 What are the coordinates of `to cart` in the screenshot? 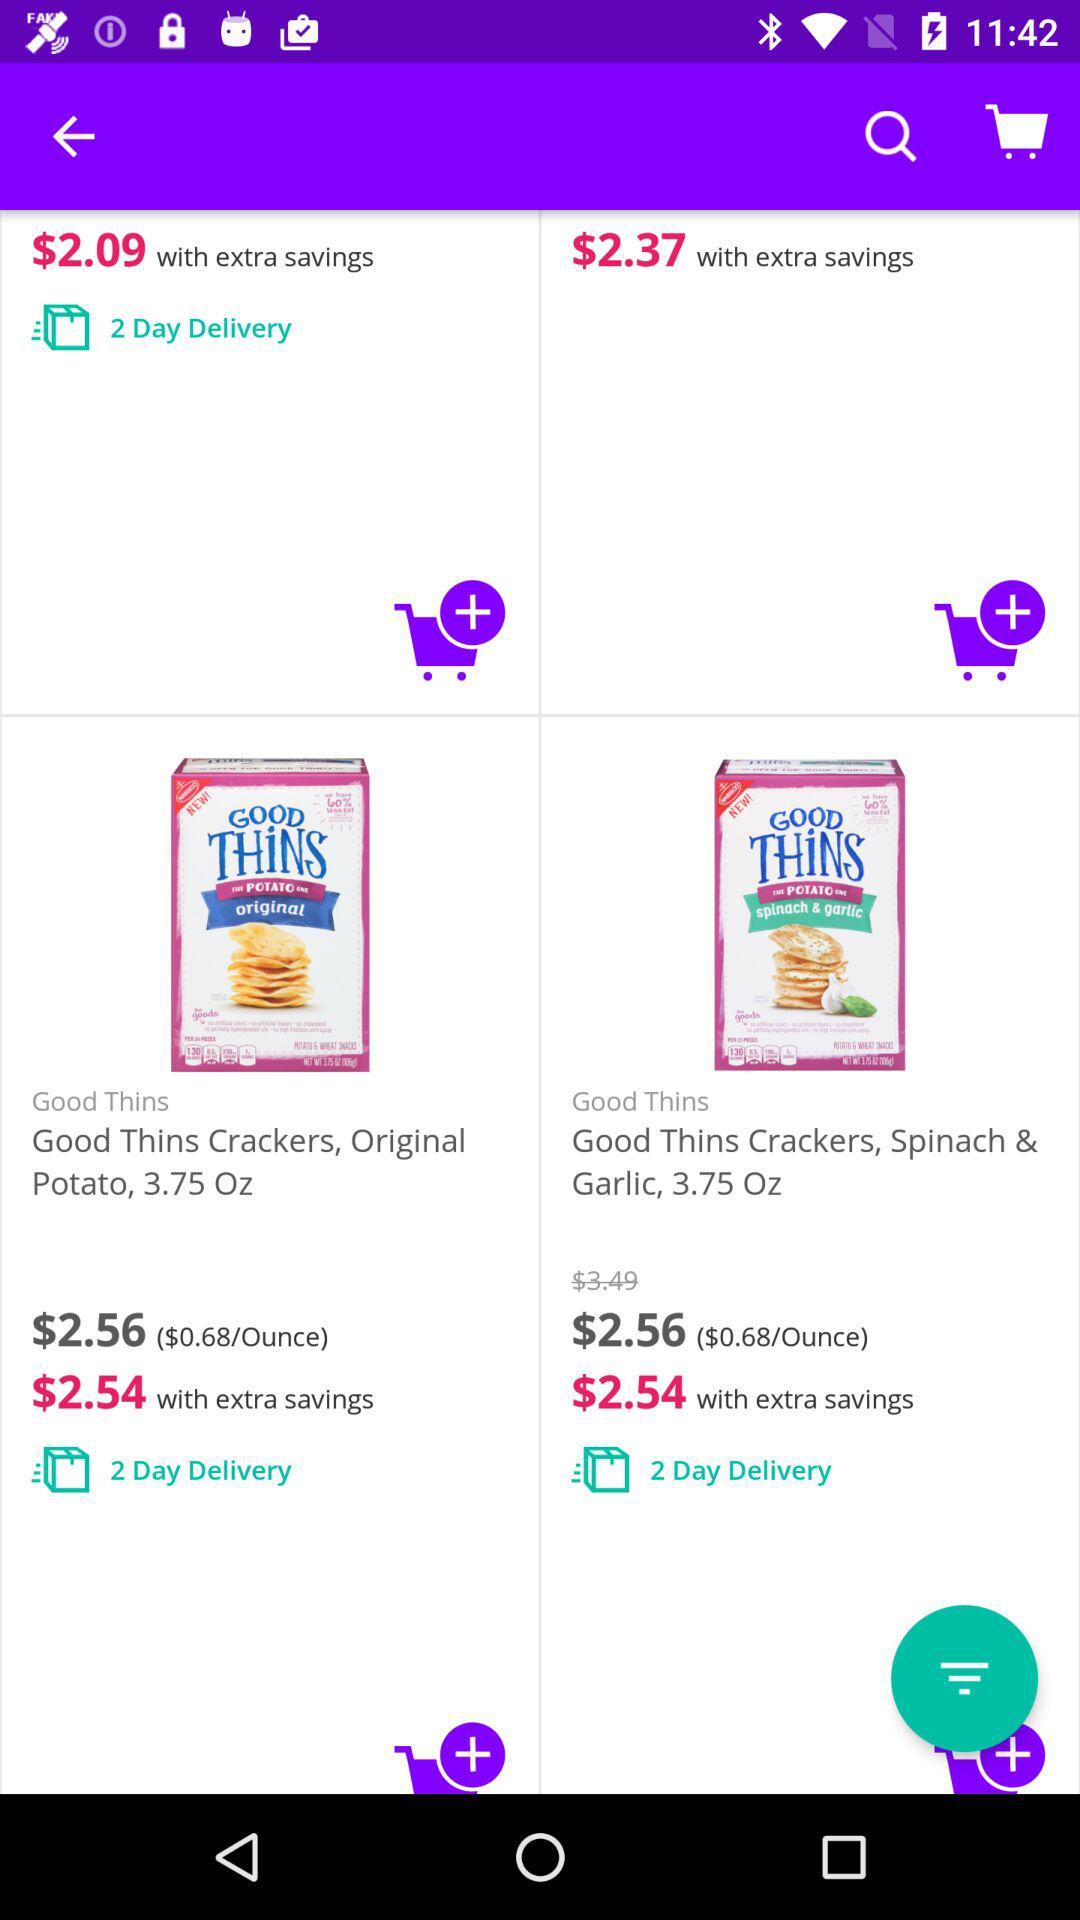 It's located at (451, 1753).